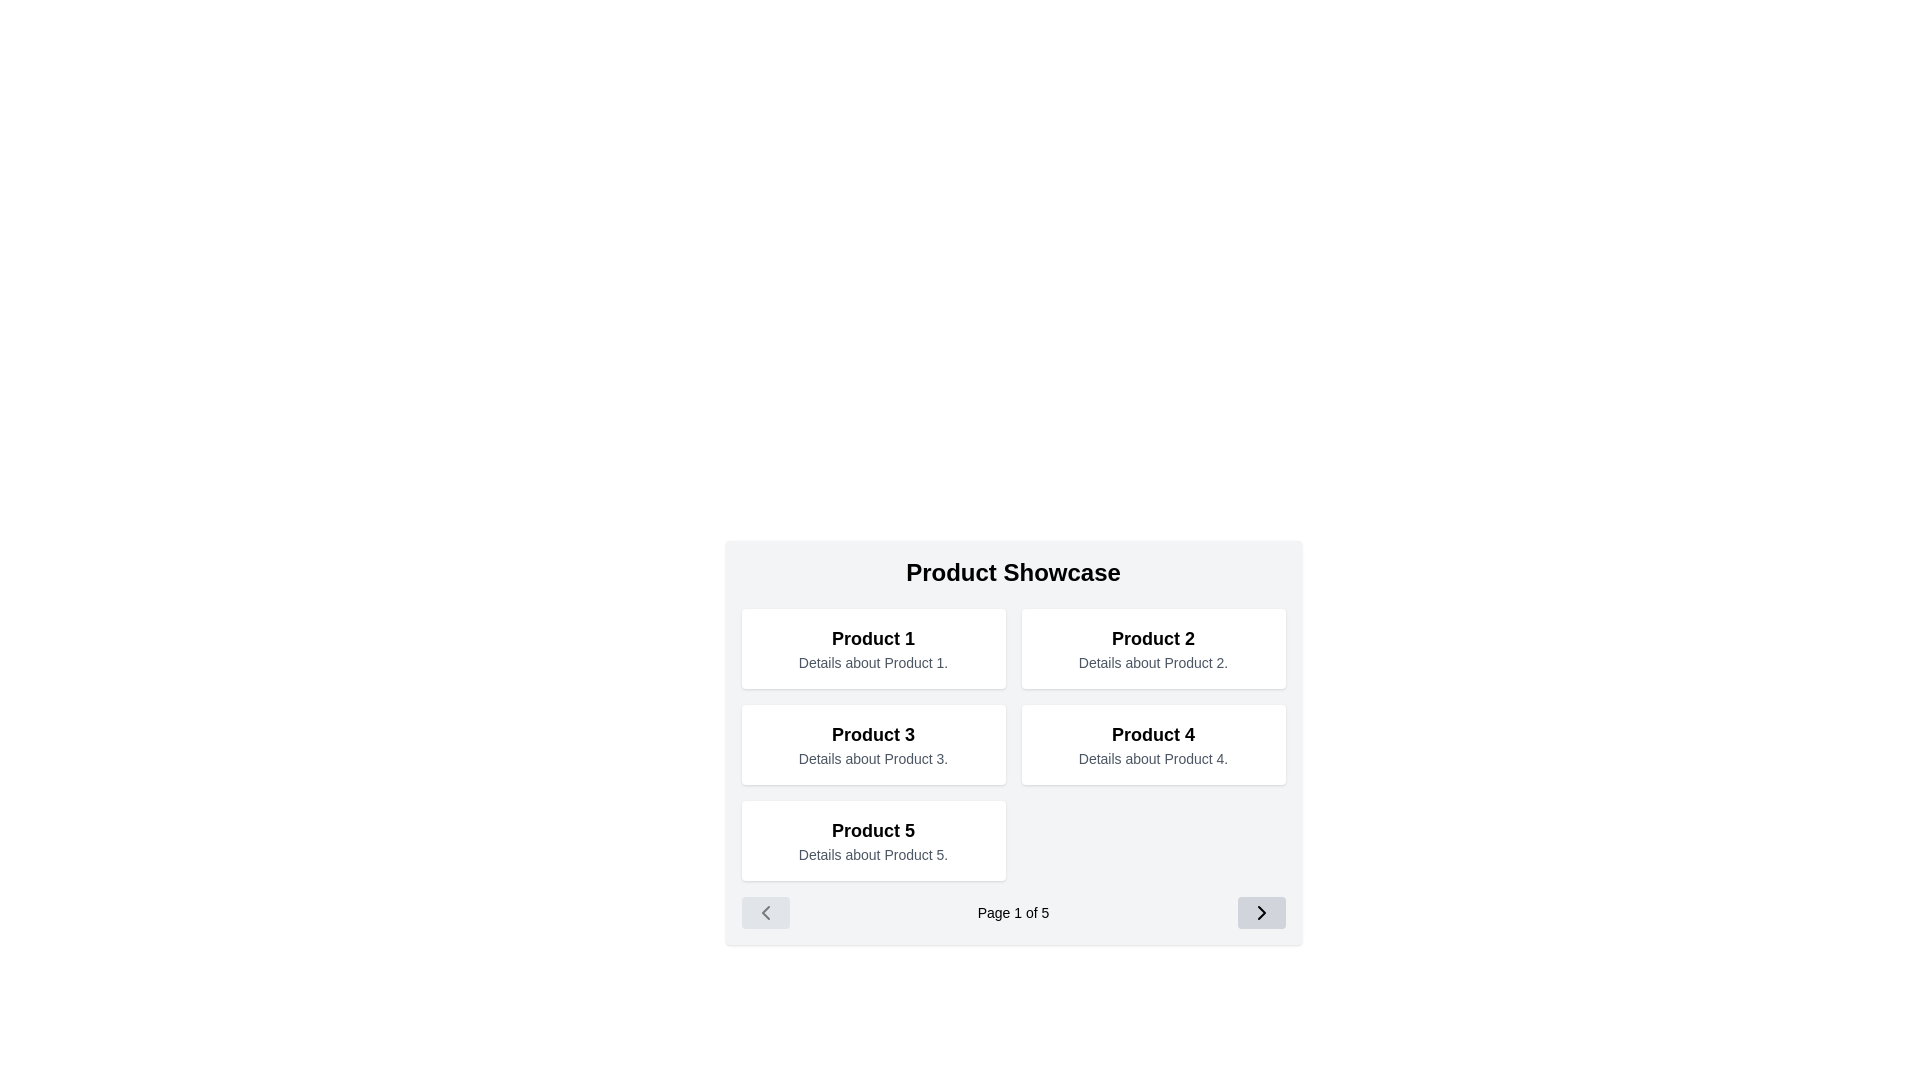 The image size is (1920, 1080). What do you see at coordinates (1013, 744) in the screenshot?
I see `one of the product cards in the grid layout` at bounding box center [1013, 744].